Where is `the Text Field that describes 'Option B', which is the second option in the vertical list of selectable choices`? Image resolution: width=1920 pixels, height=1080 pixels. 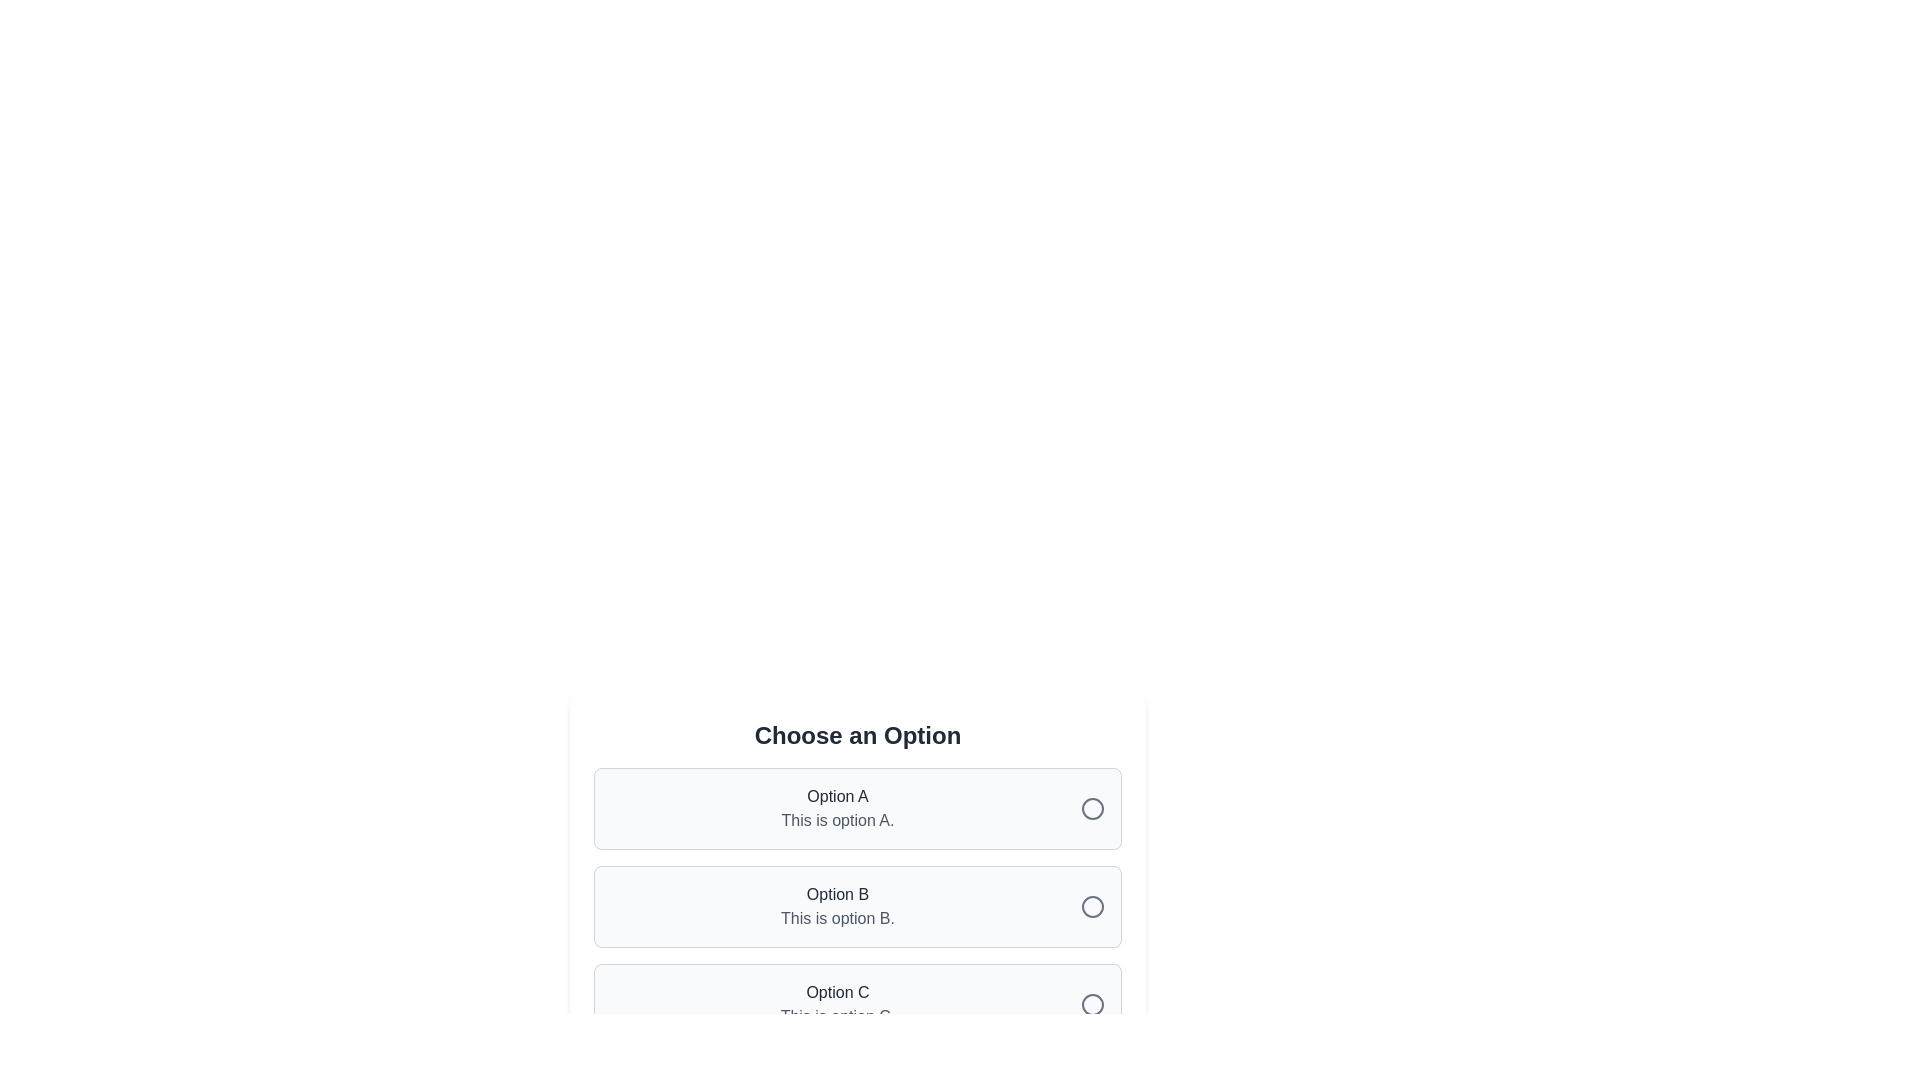 the Text Field that describes 'Option B', which is the second option in the vertical list of selectable choices is located at coordinates (838, 906).